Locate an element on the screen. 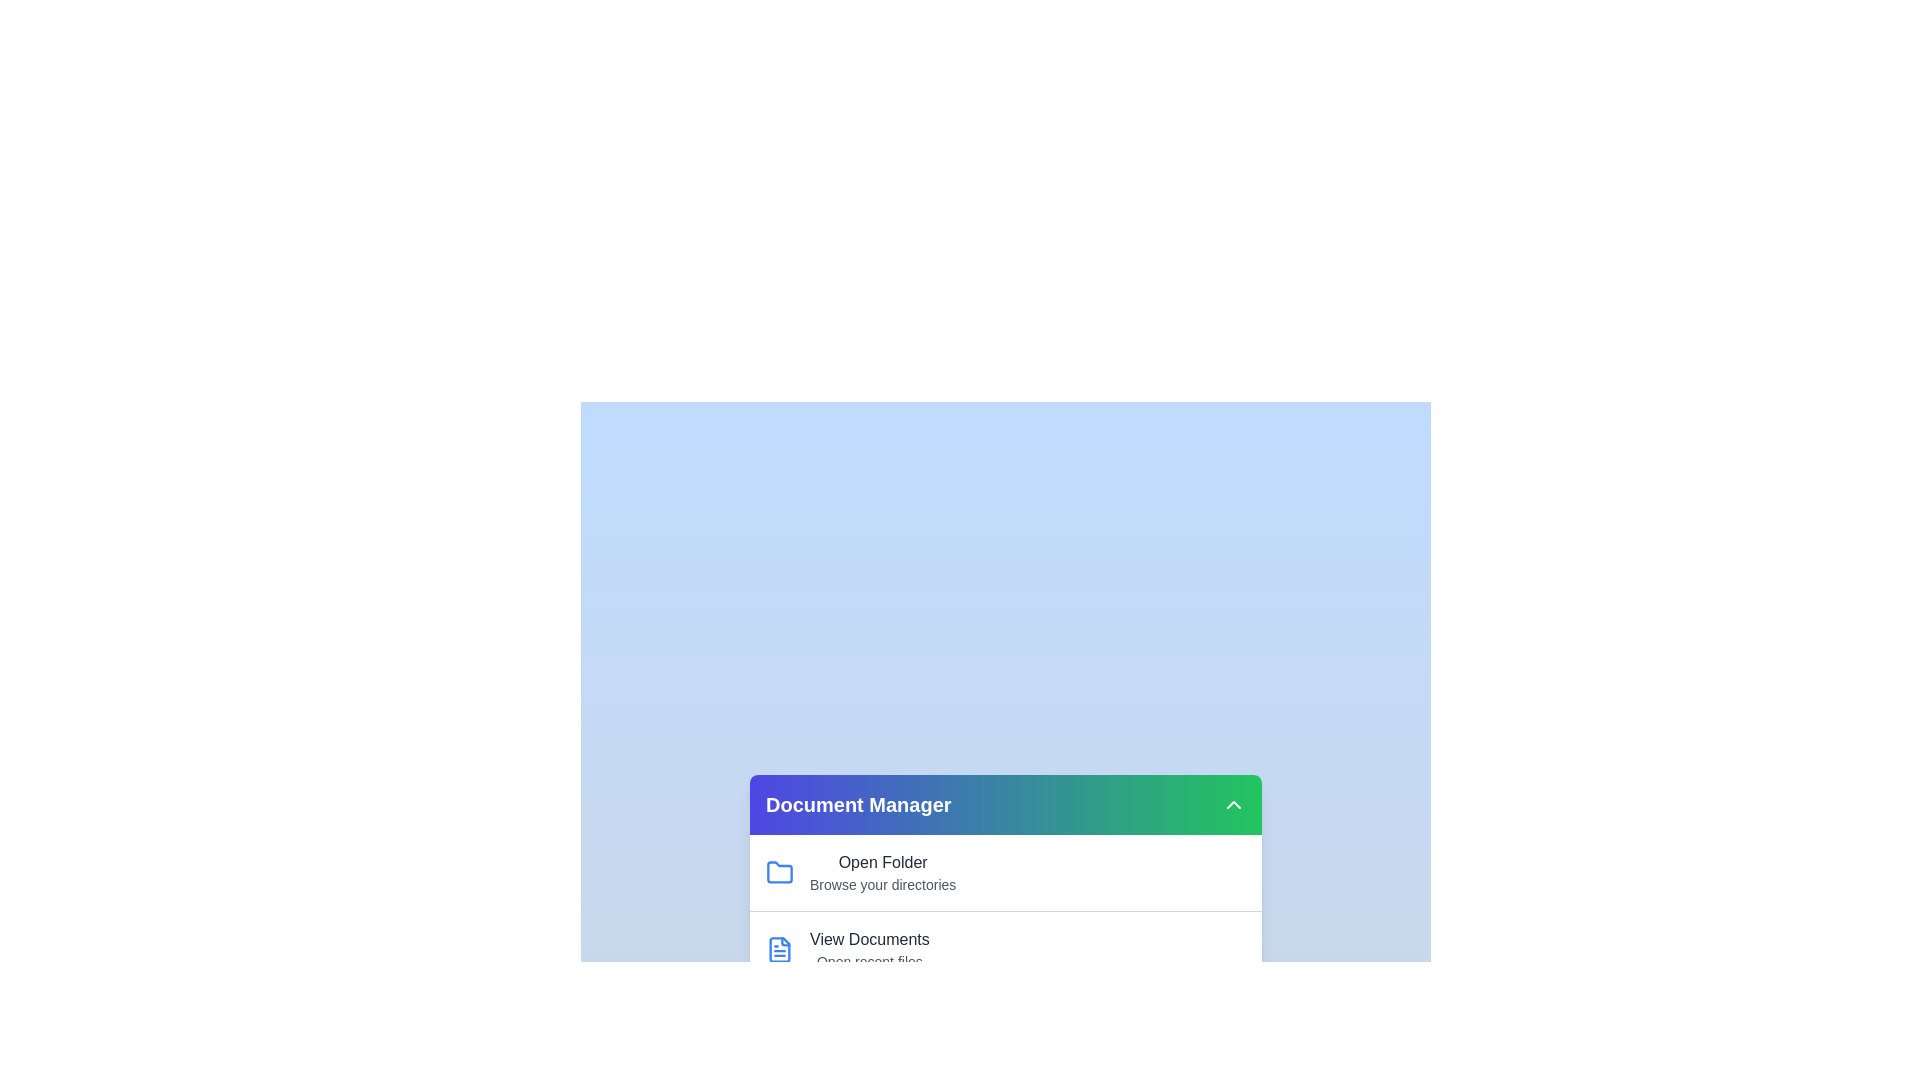 The height and width of the screenshot is (1080, 1920). the menu item Open Folder to highlight it is located at coordinates (882, 862).